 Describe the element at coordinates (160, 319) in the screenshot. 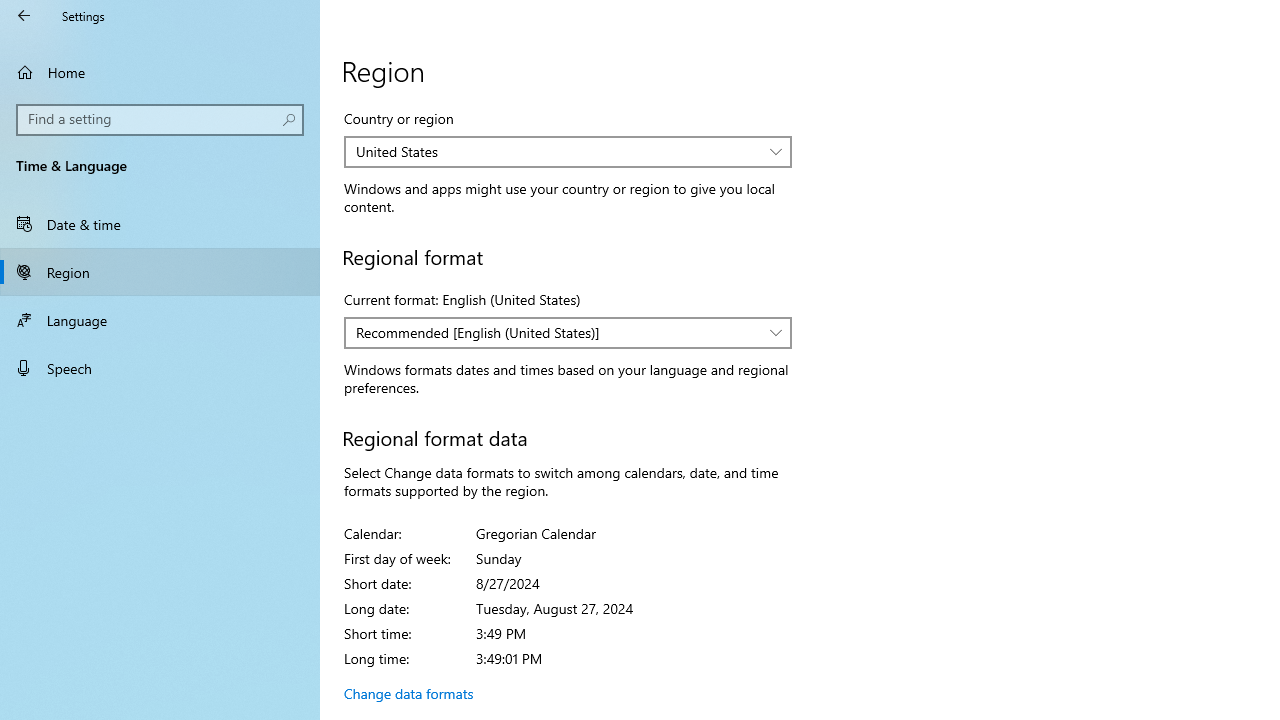

I see `'Language'` at that location.